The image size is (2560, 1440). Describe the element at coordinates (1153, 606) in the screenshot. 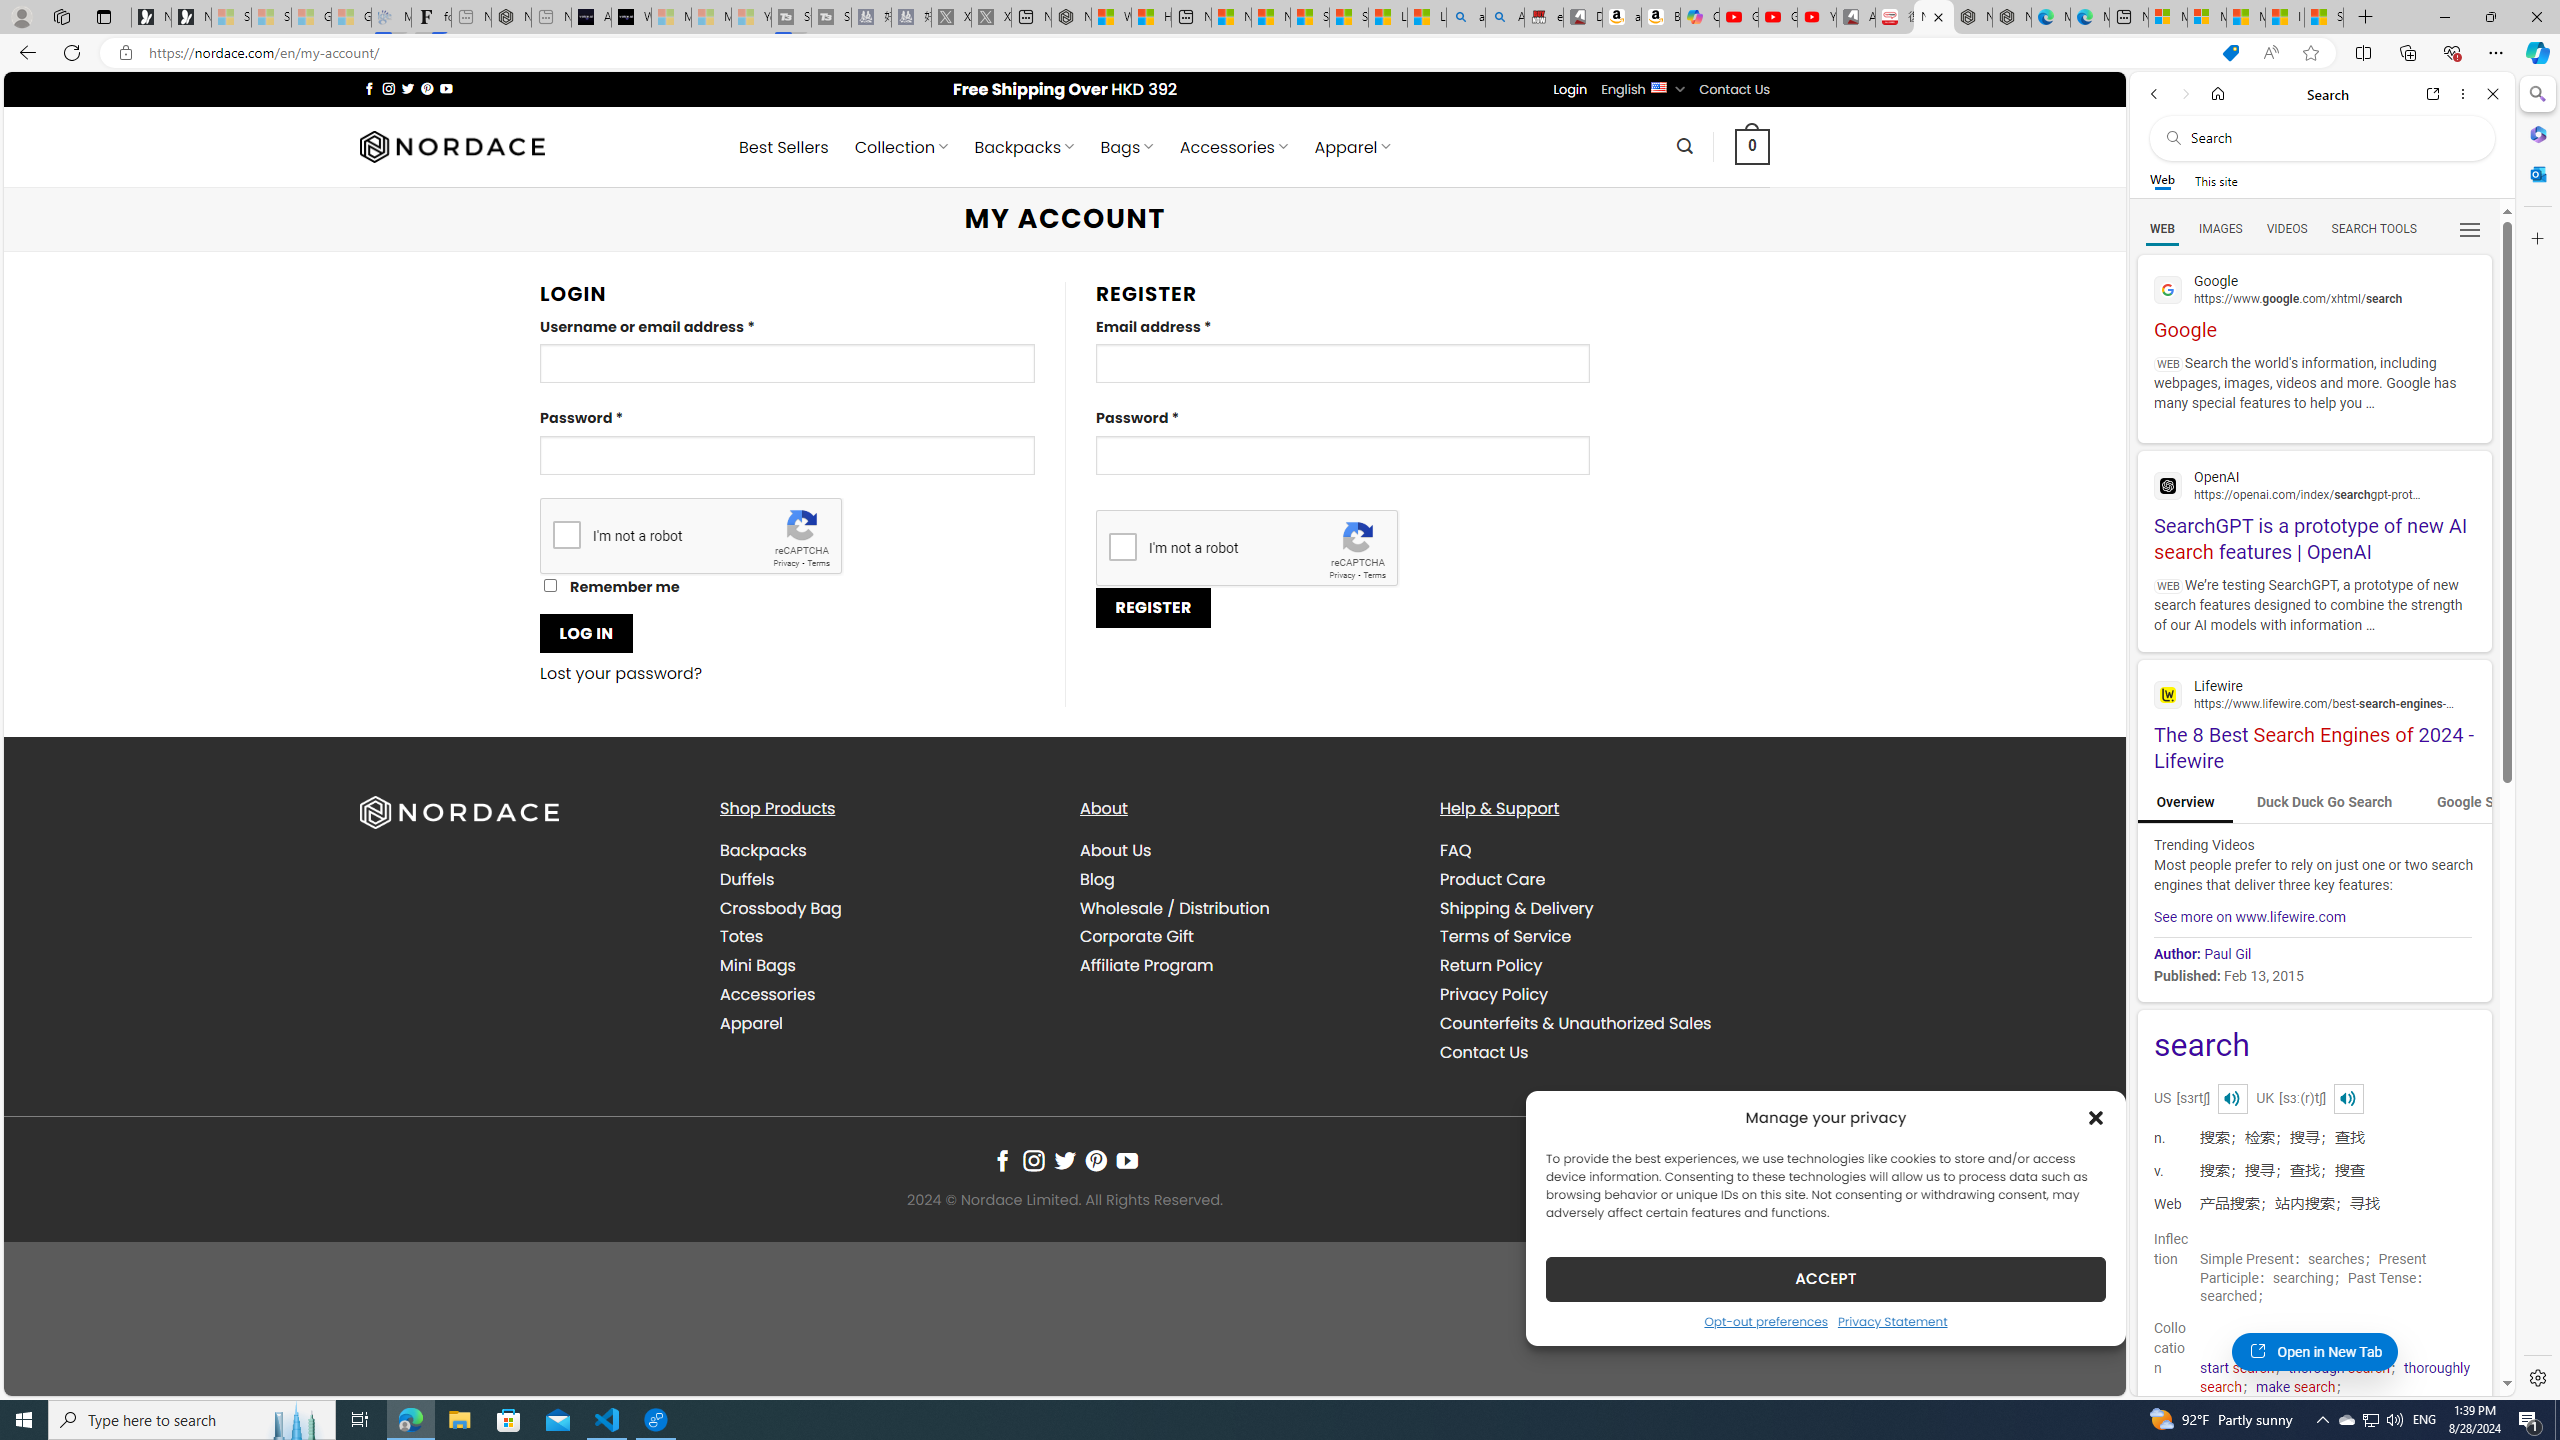

I see `'REGISTER'` at that location.